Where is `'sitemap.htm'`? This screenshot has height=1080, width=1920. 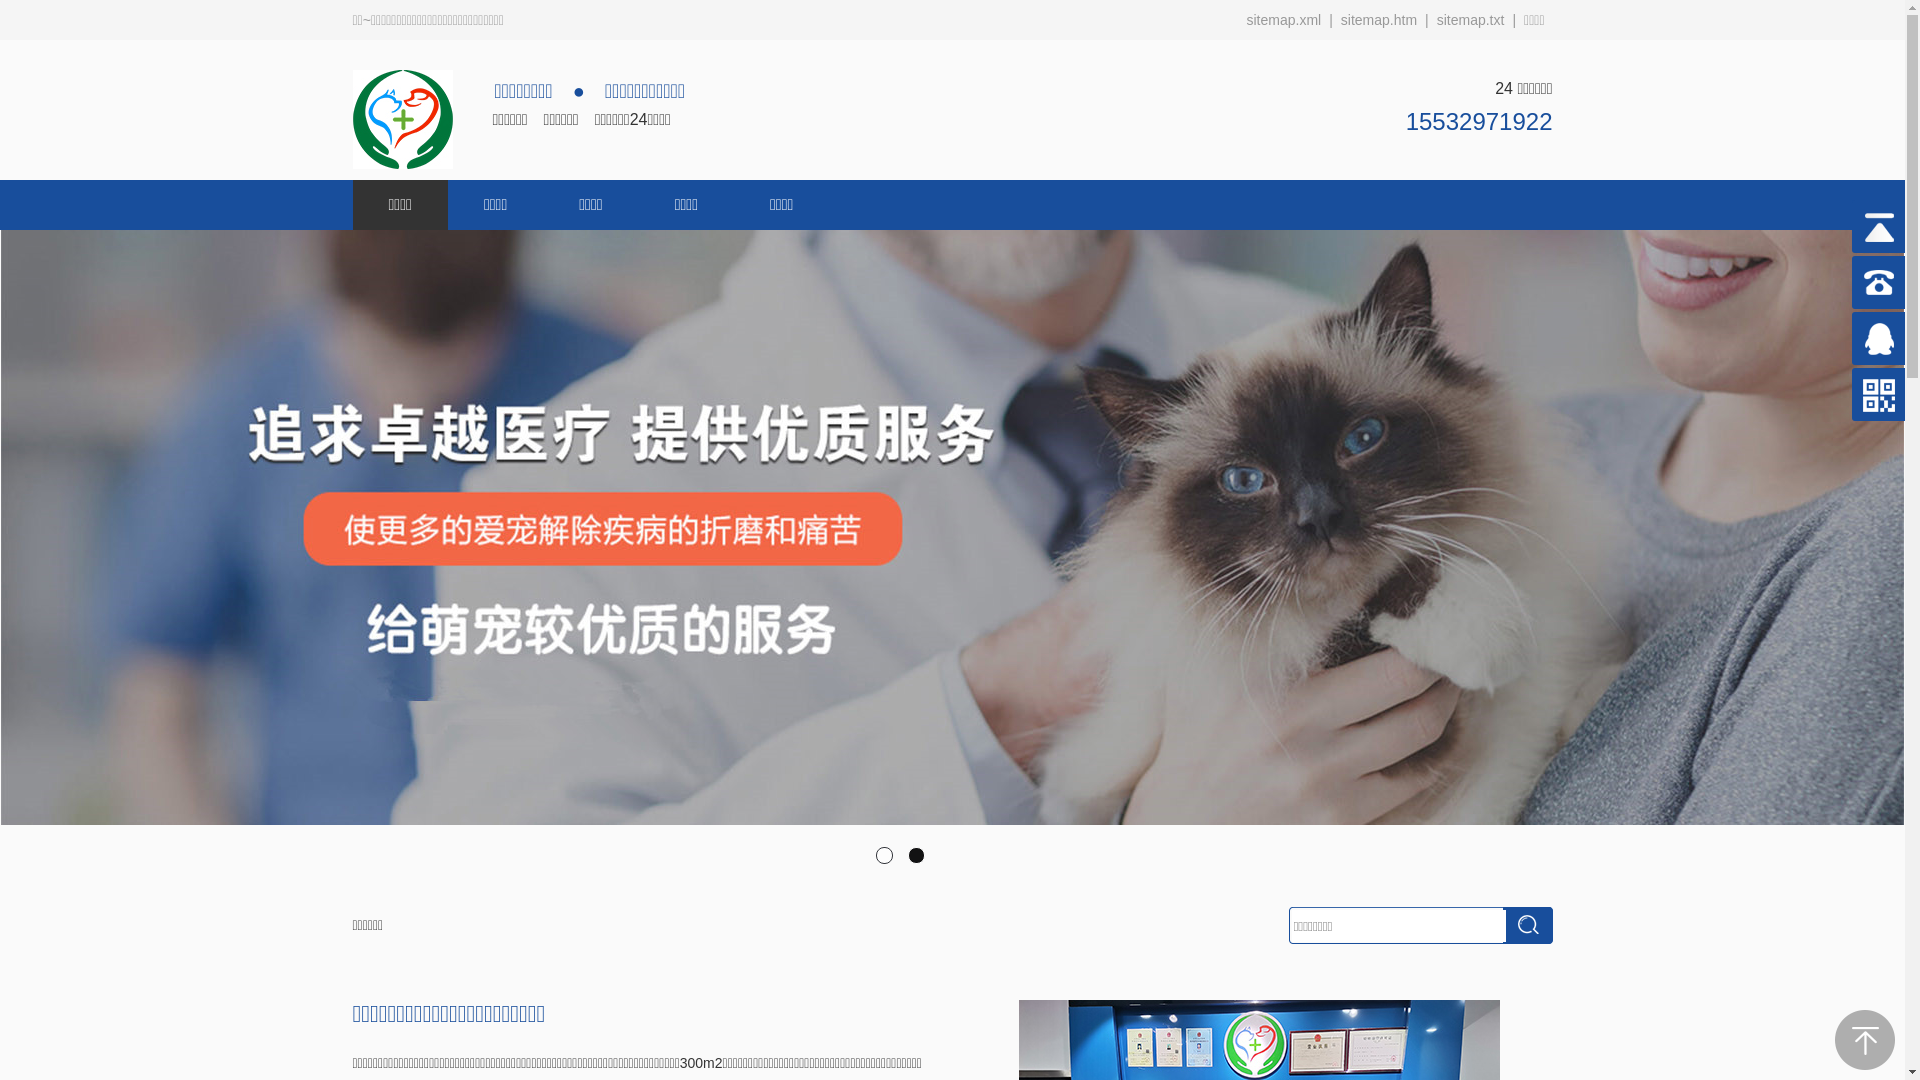
'sitemap.htm' is located at coordinates (1377, 19).